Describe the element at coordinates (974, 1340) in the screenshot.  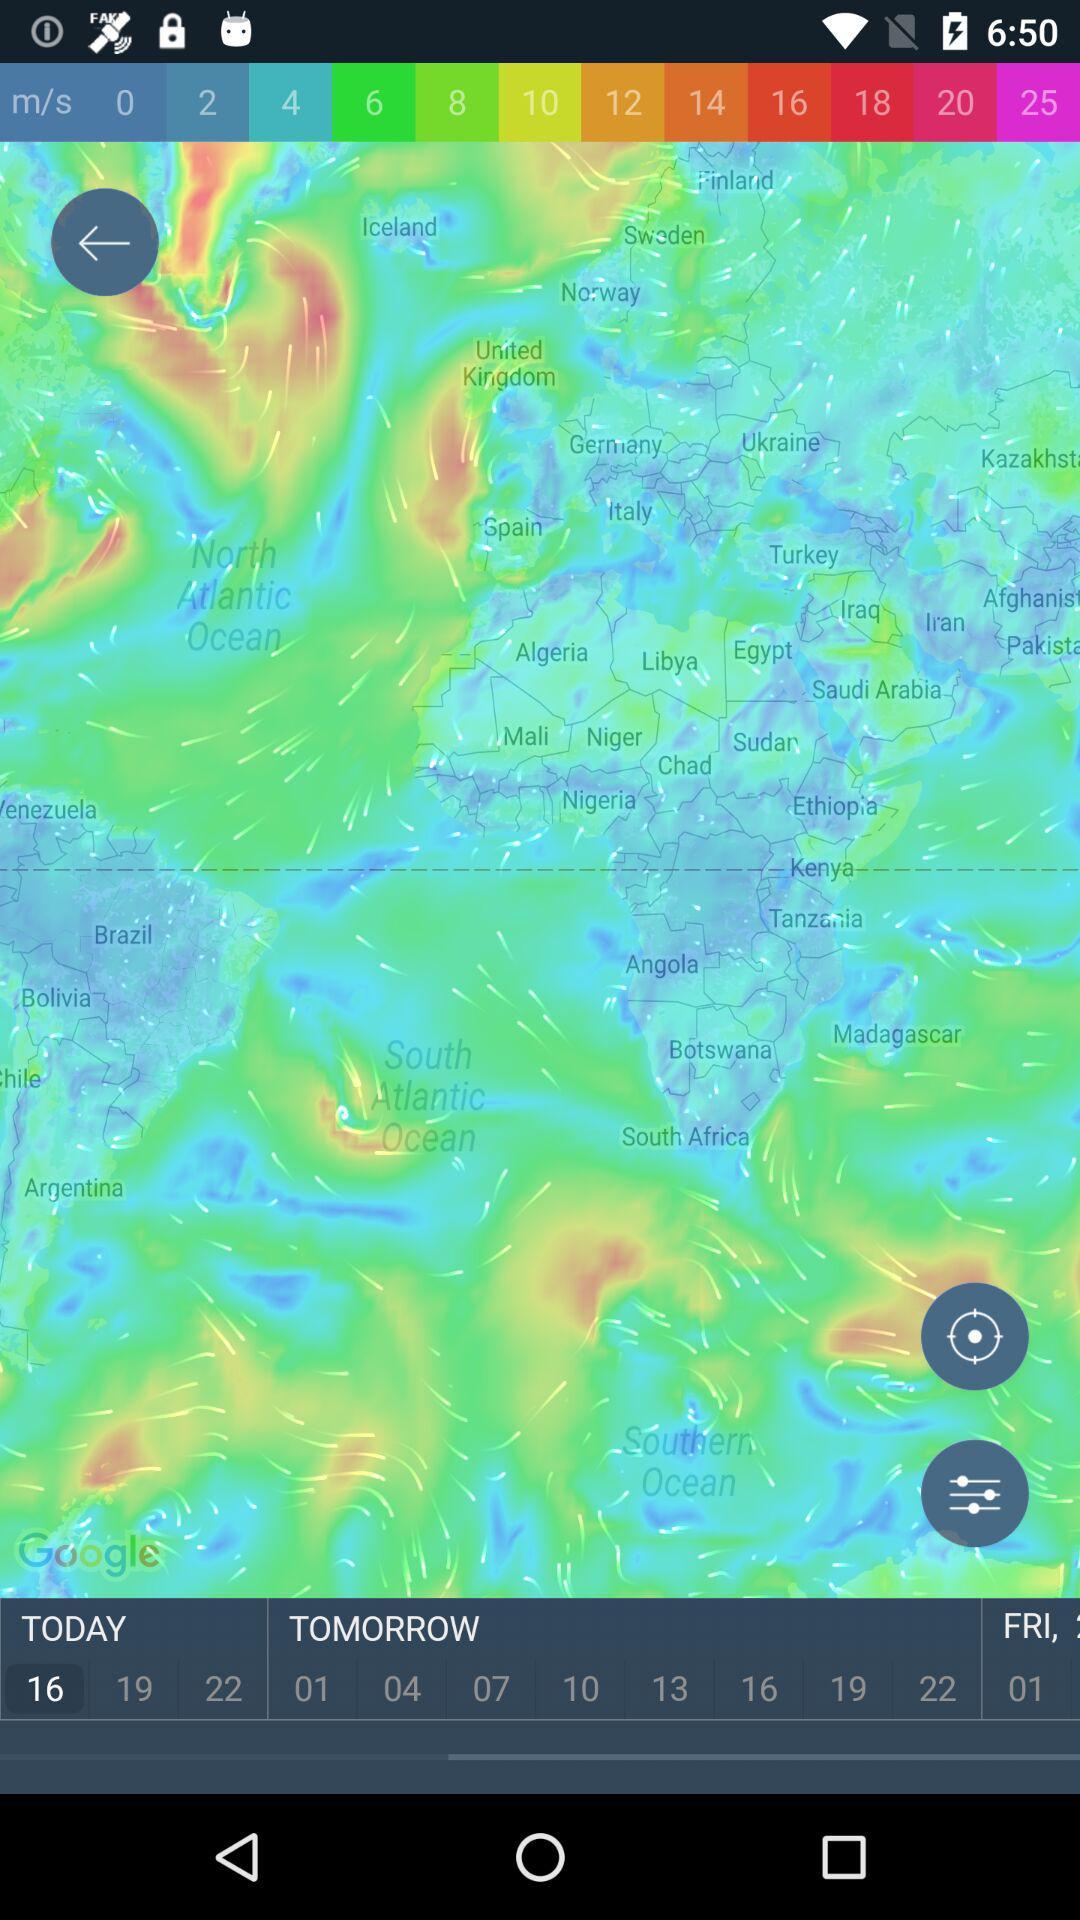
I see `zoom` at that location.